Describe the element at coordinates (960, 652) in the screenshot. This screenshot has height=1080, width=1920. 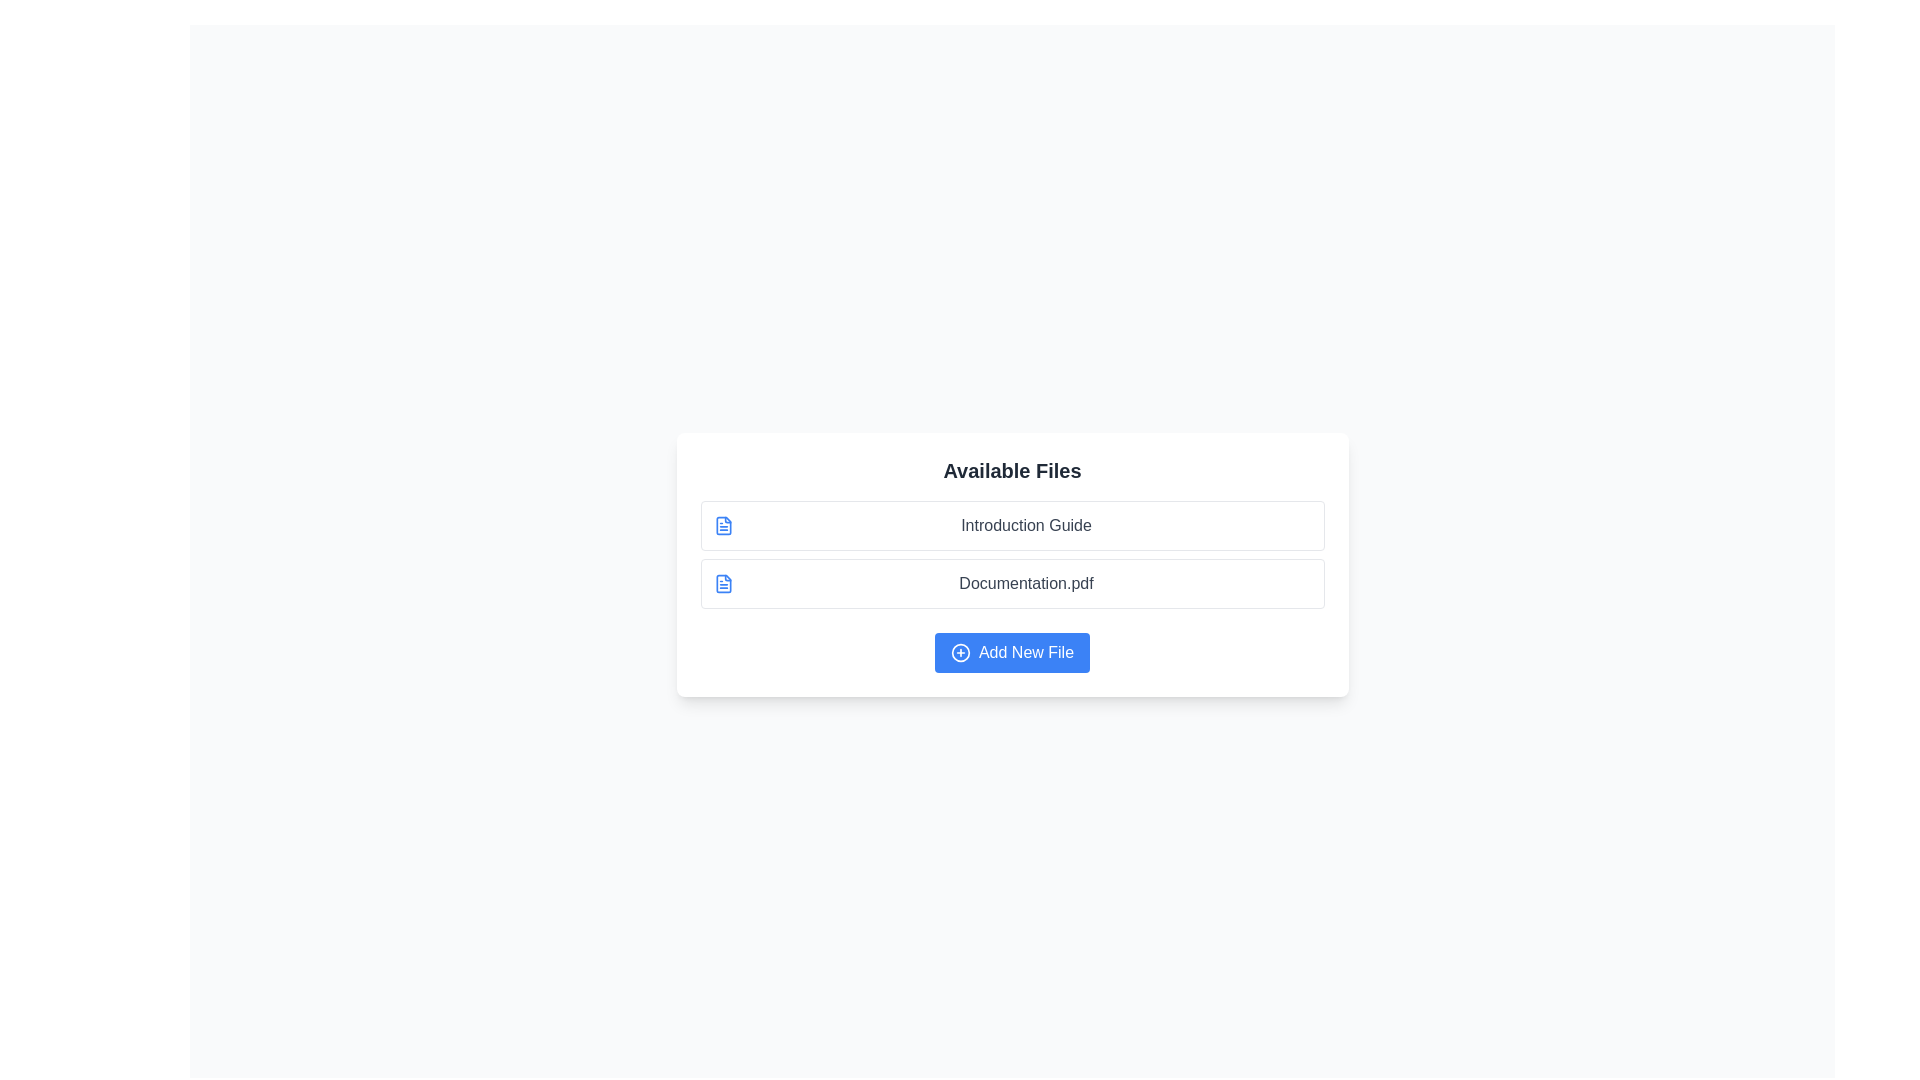
I see `the blue circular icon with a plus sign, which is located to the left of the 'Add New File' text at the bottom-center of the card displaying file items` at that location.